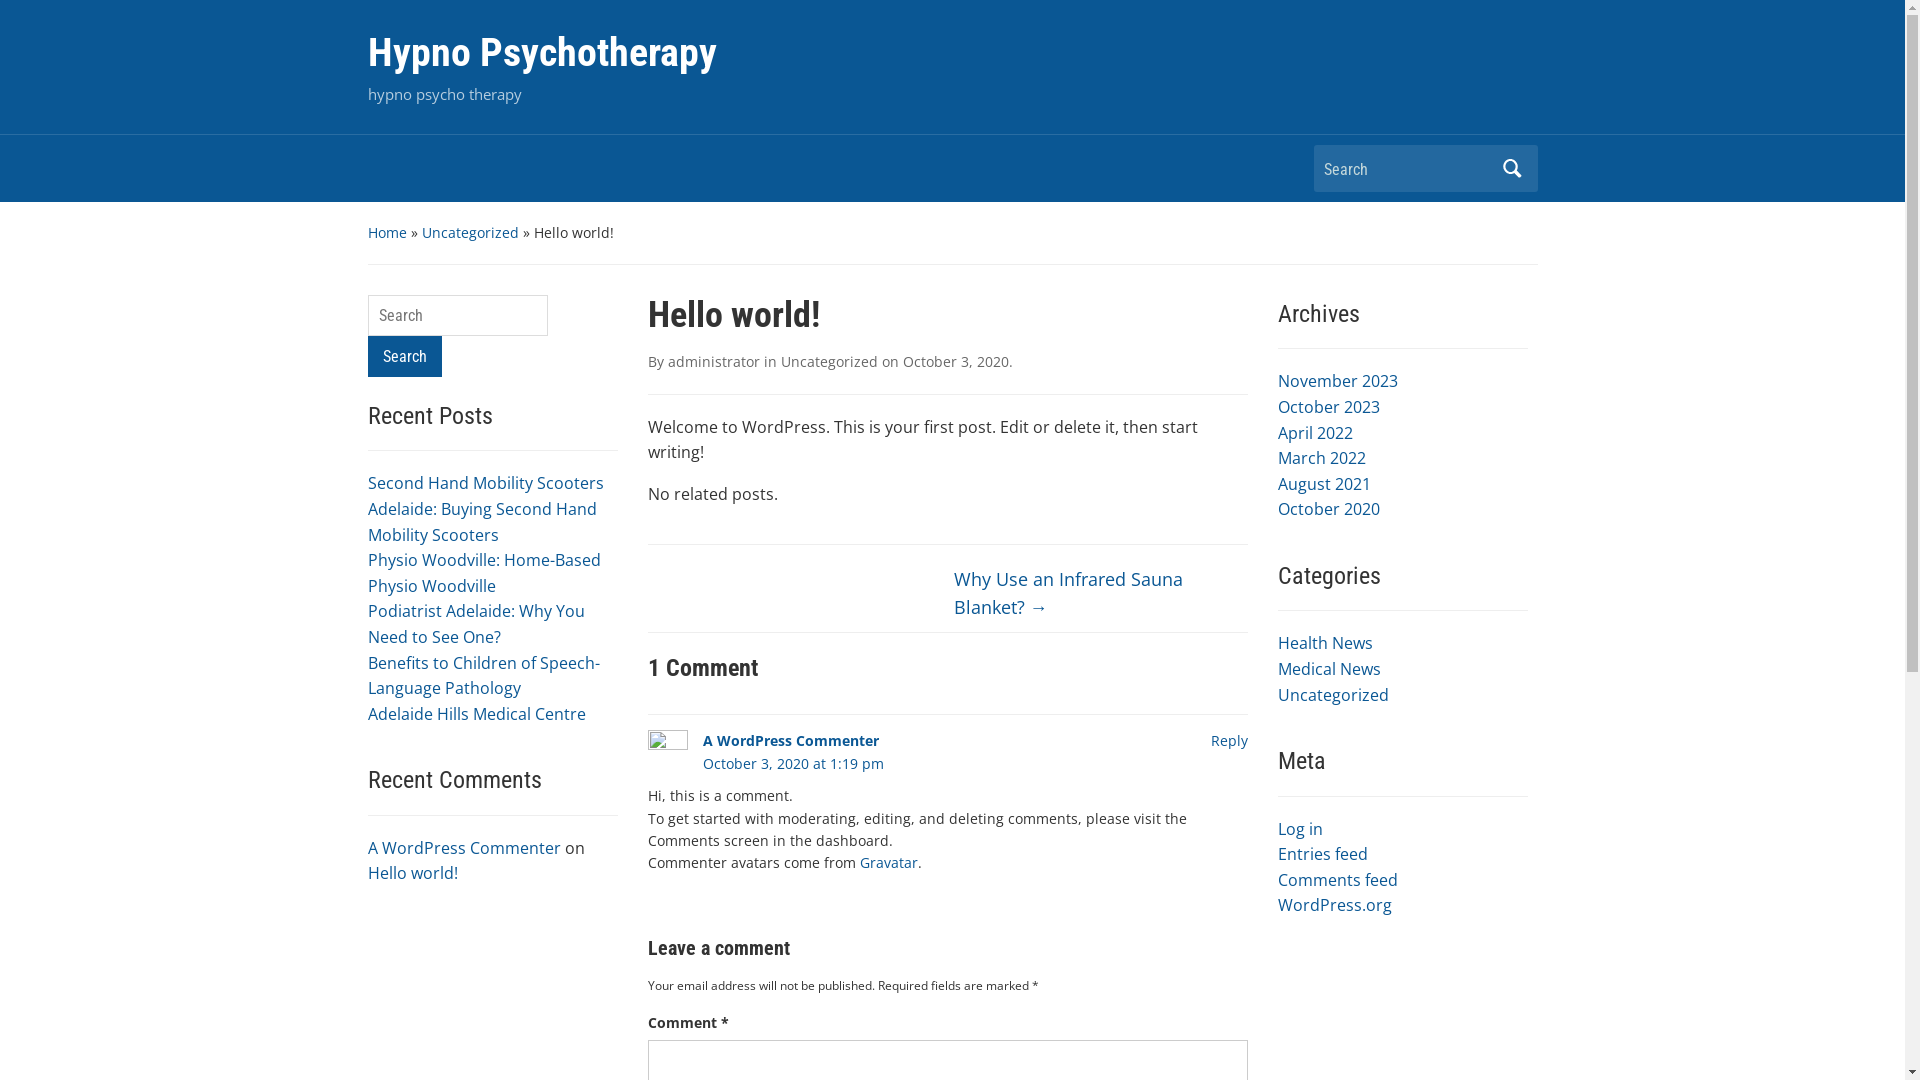 This screenshot has height=1080, width=1920. What do you see at coordinates (469, 231) in the screenshot?
I see `'Uncategorized'` at bounding box center [469, 231].